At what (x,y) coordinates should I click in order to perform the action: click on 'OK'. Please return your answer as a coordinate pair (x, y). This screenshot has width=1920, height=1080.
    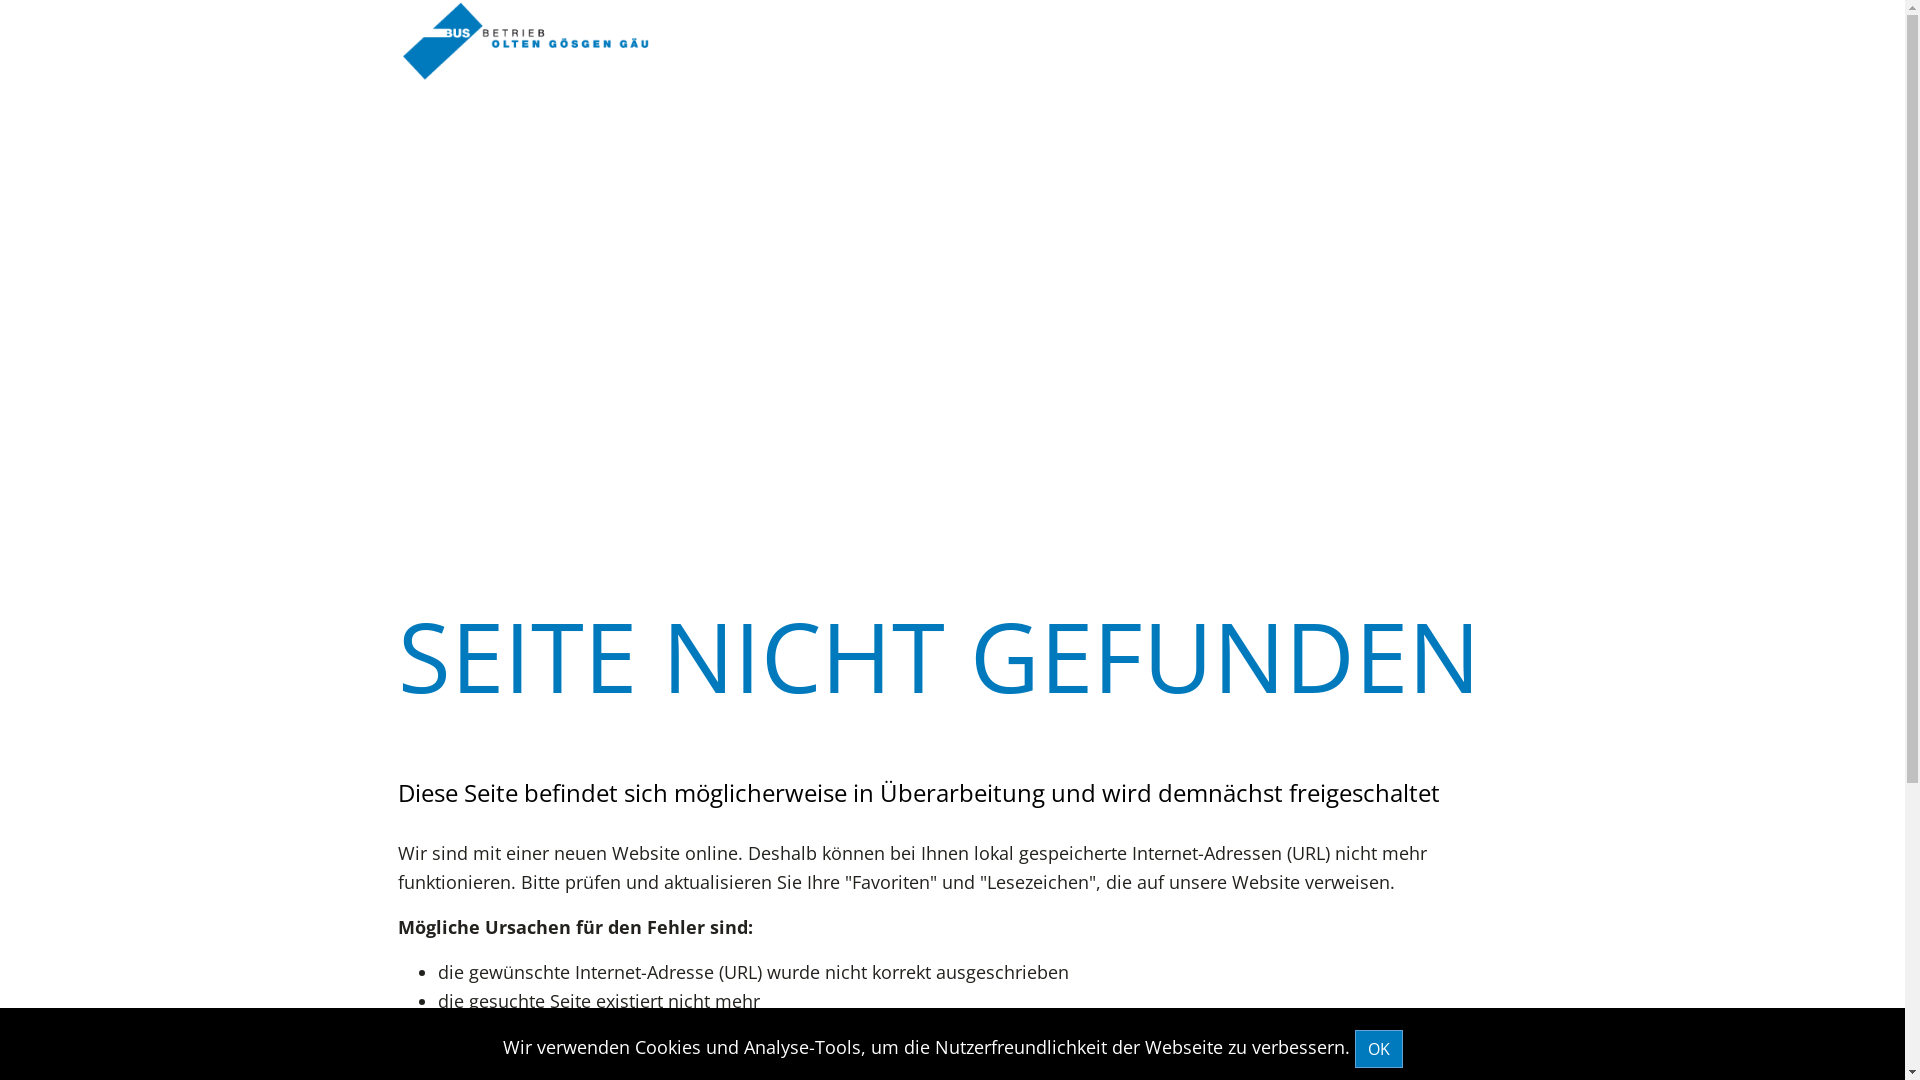
    Looking at the image, I should click on (1376, 1048).